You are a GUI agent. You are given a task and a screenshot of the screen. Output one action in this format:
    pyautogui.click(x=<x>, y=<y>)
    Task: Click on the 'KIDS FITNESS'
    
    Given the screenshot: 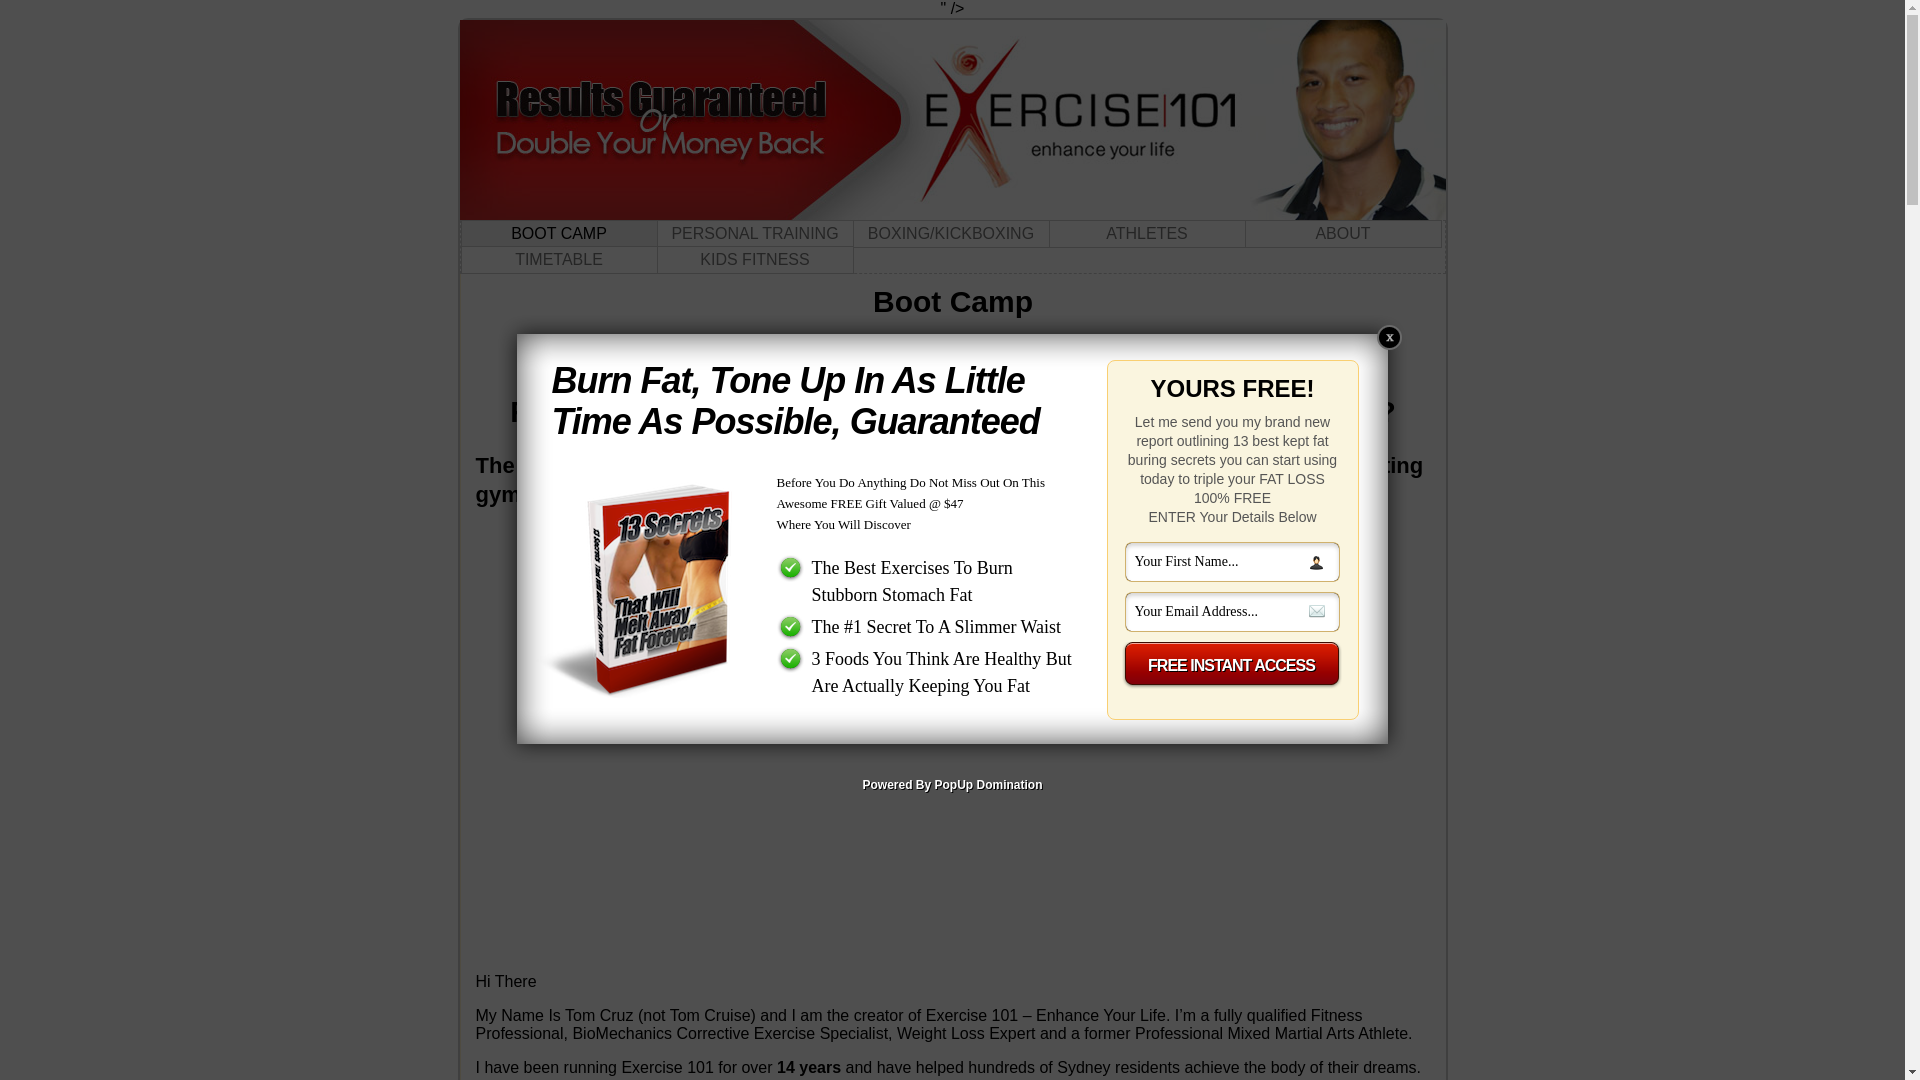 What is the action you would take?
    pyautogui.click(x=753, y=258)
    